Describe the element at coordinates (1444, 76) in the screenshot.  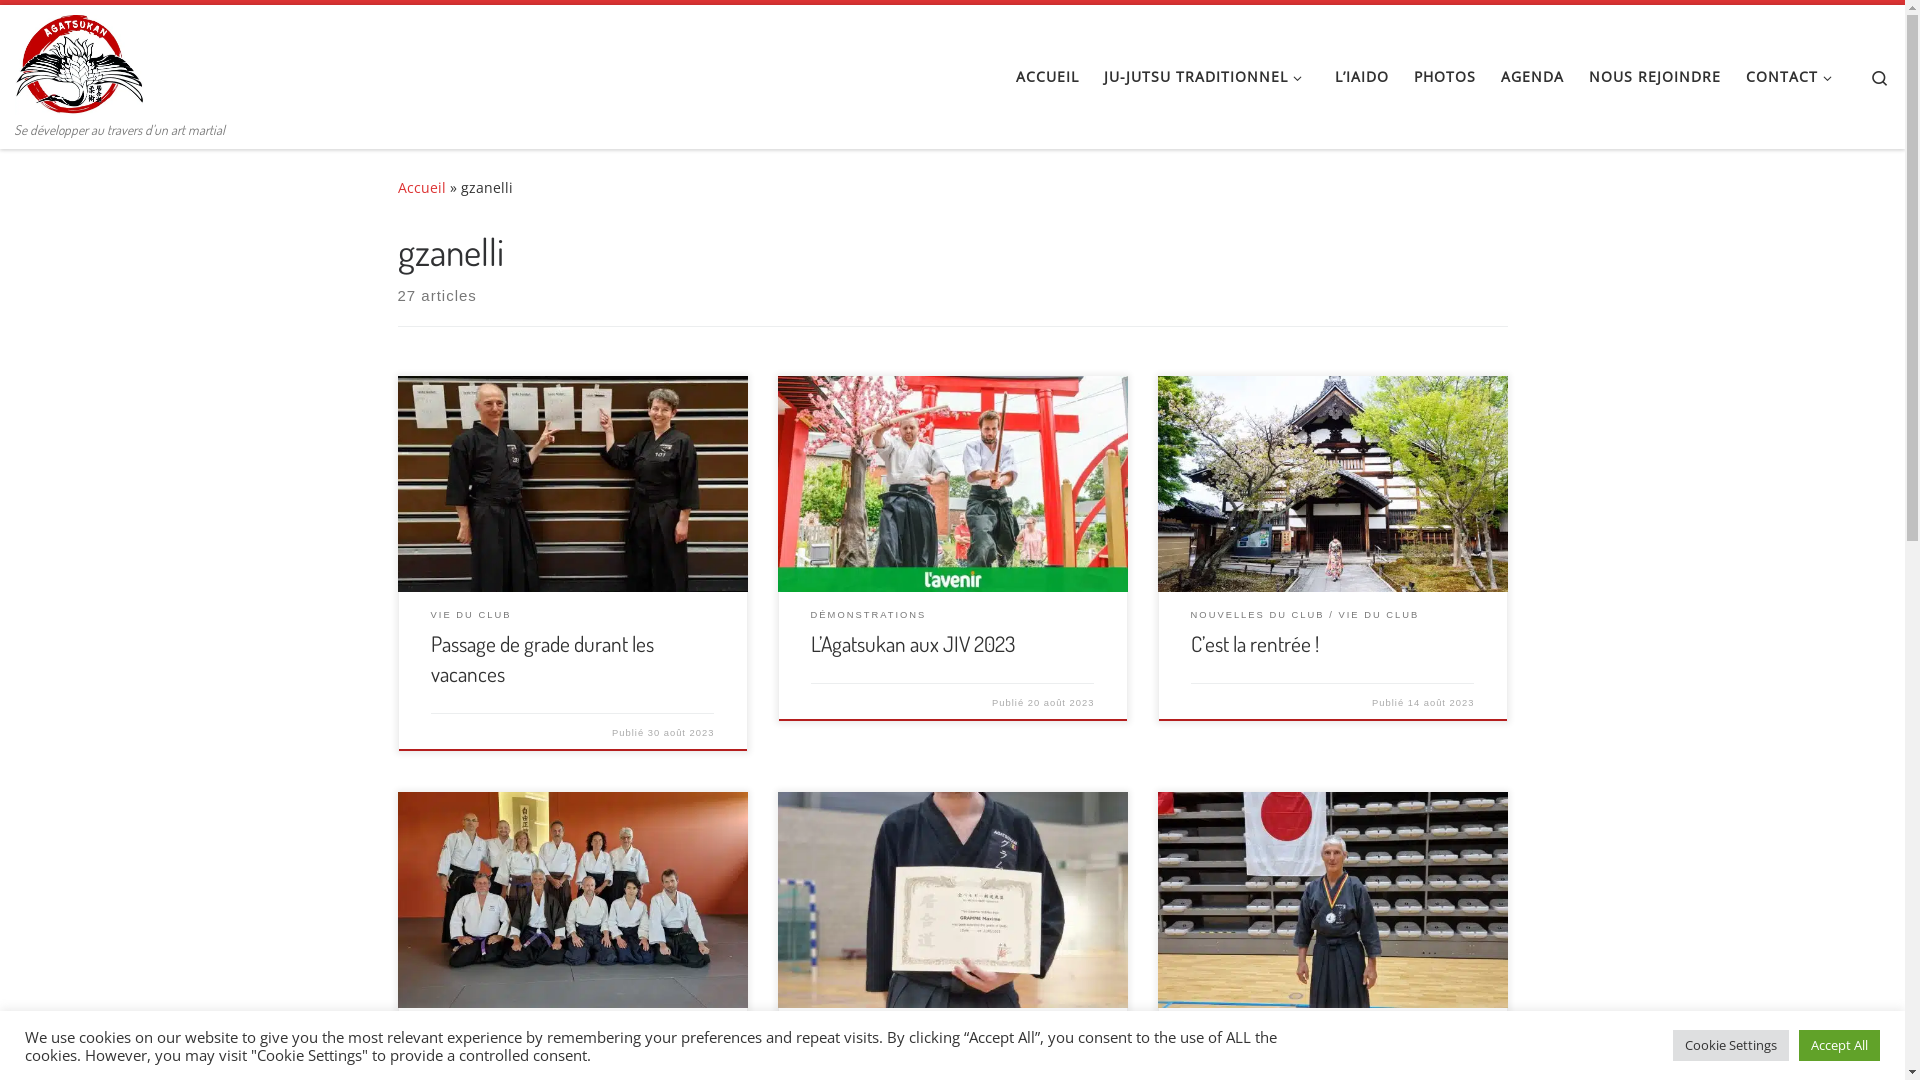
I see `'PHOTOS'` at that location.